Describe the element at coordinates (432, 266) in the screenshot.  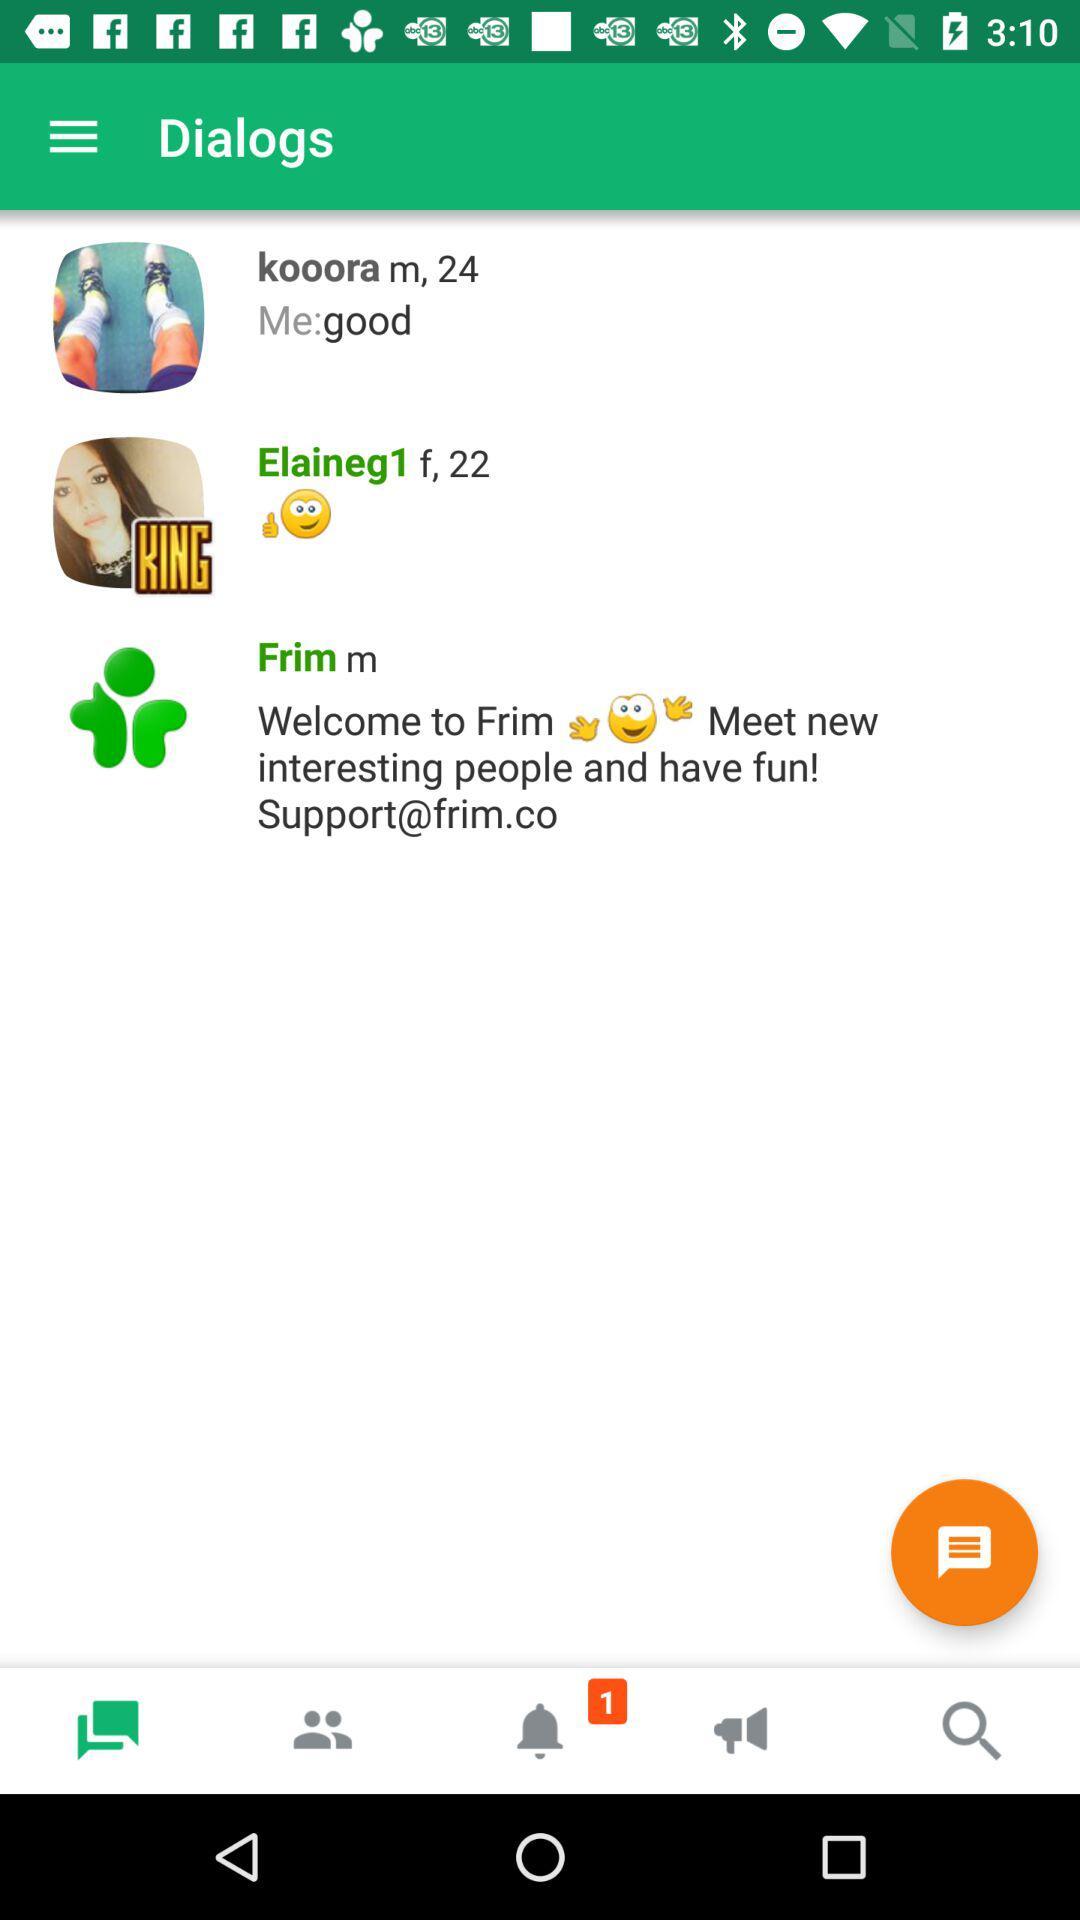
I see `the icon above me:good item` at that location.